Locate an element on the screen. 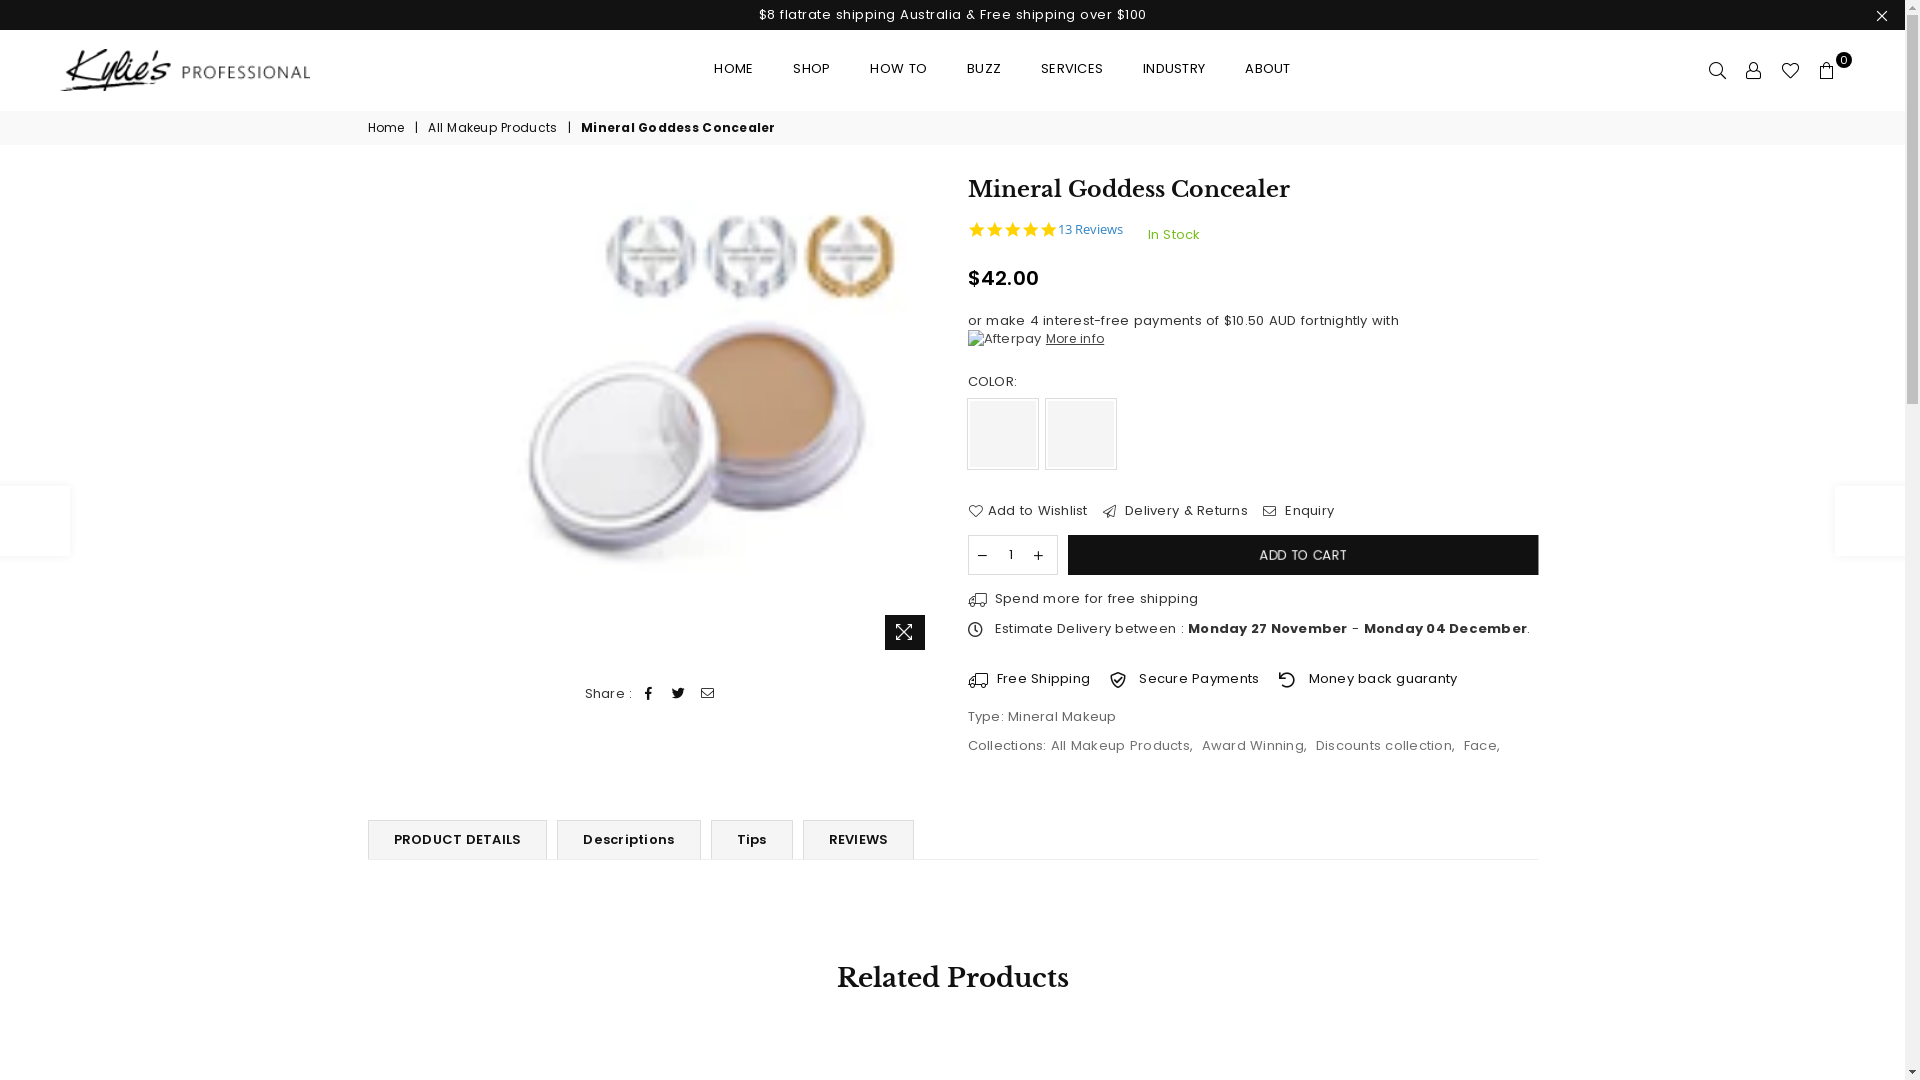 Image resolution: width=1920 pixels, height=1080 pixels. 'Delivery & Returns' is located at coordinates (1175, 509).